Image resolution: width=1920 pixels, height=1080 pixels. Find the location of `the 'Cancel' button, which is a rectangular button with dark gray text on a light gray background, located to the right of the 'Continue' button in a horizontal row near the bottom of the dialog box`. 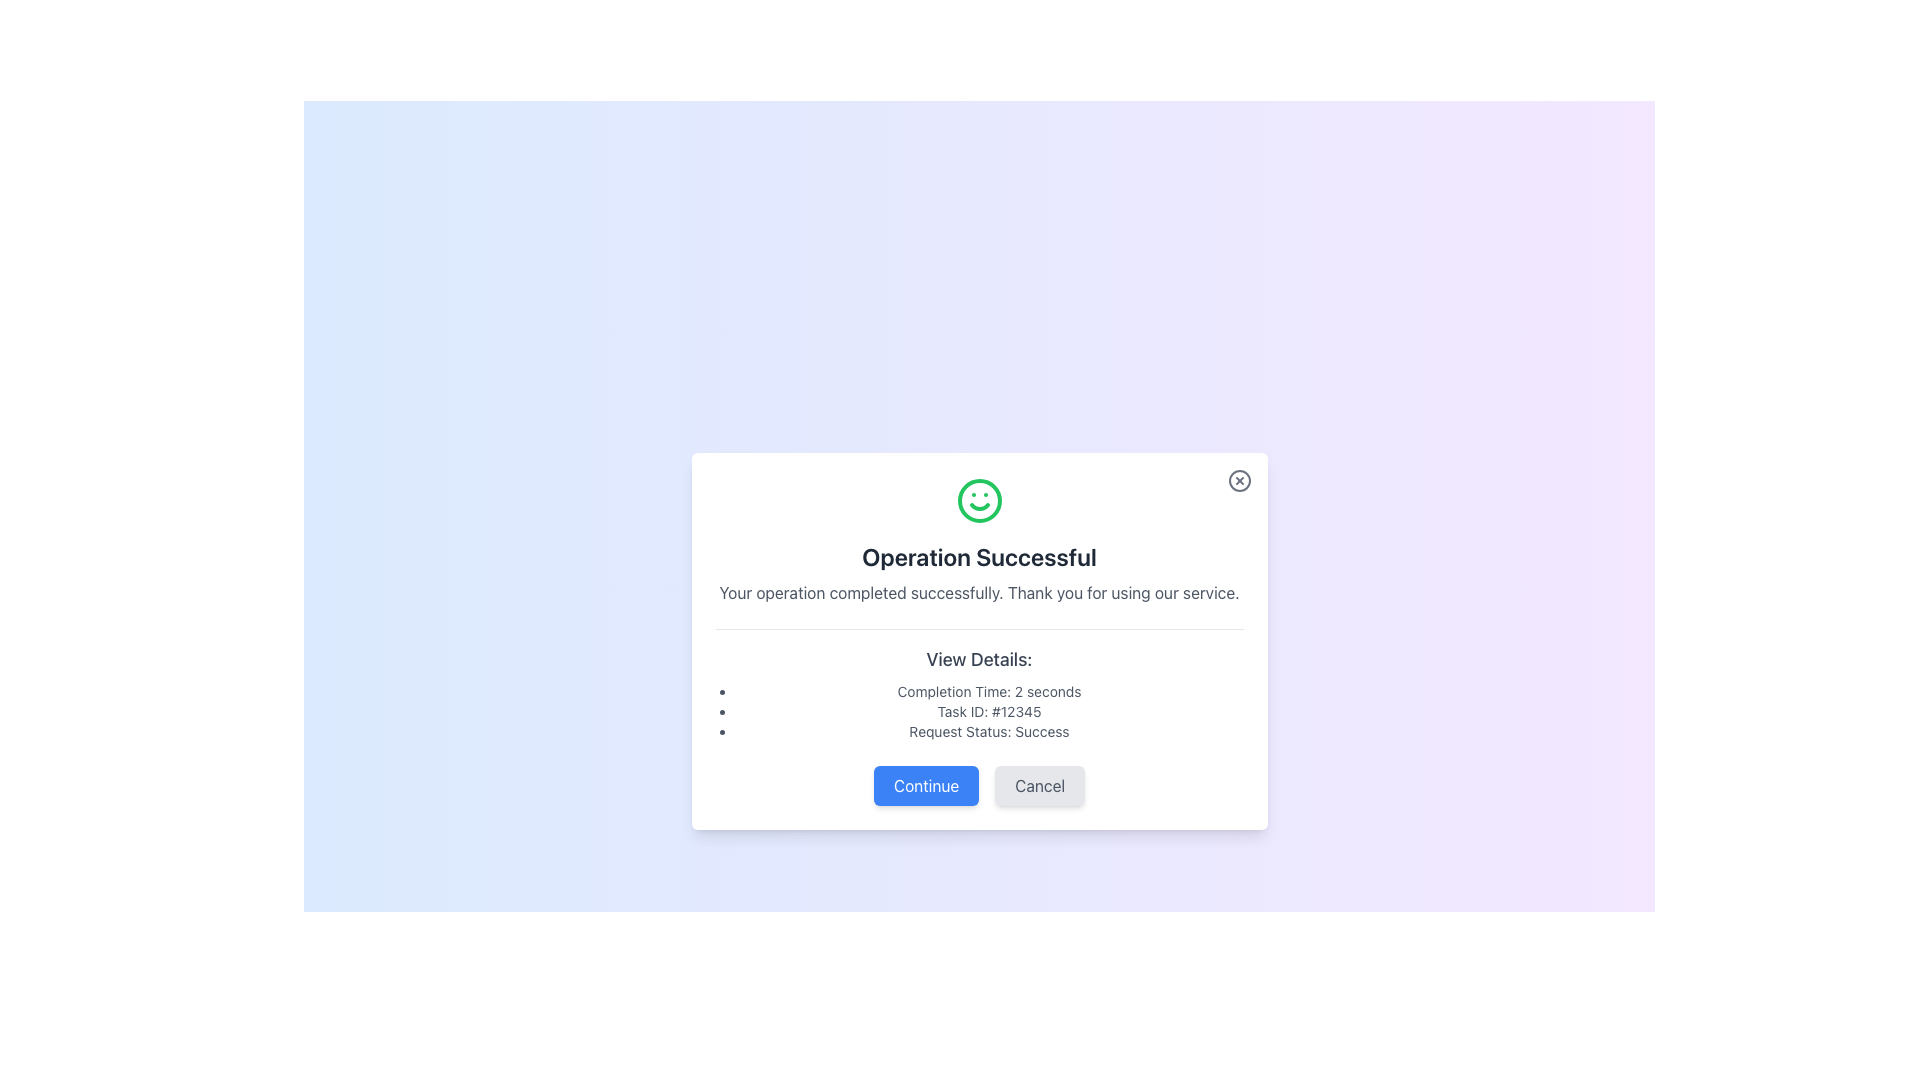

the 'Cancel' button, which is a rectangular button with dark gray text on a light gray background, located to the right of the 'Continue' button in a horizontal row near the bottom of the dialog box is located at coordinates (1040, 784).